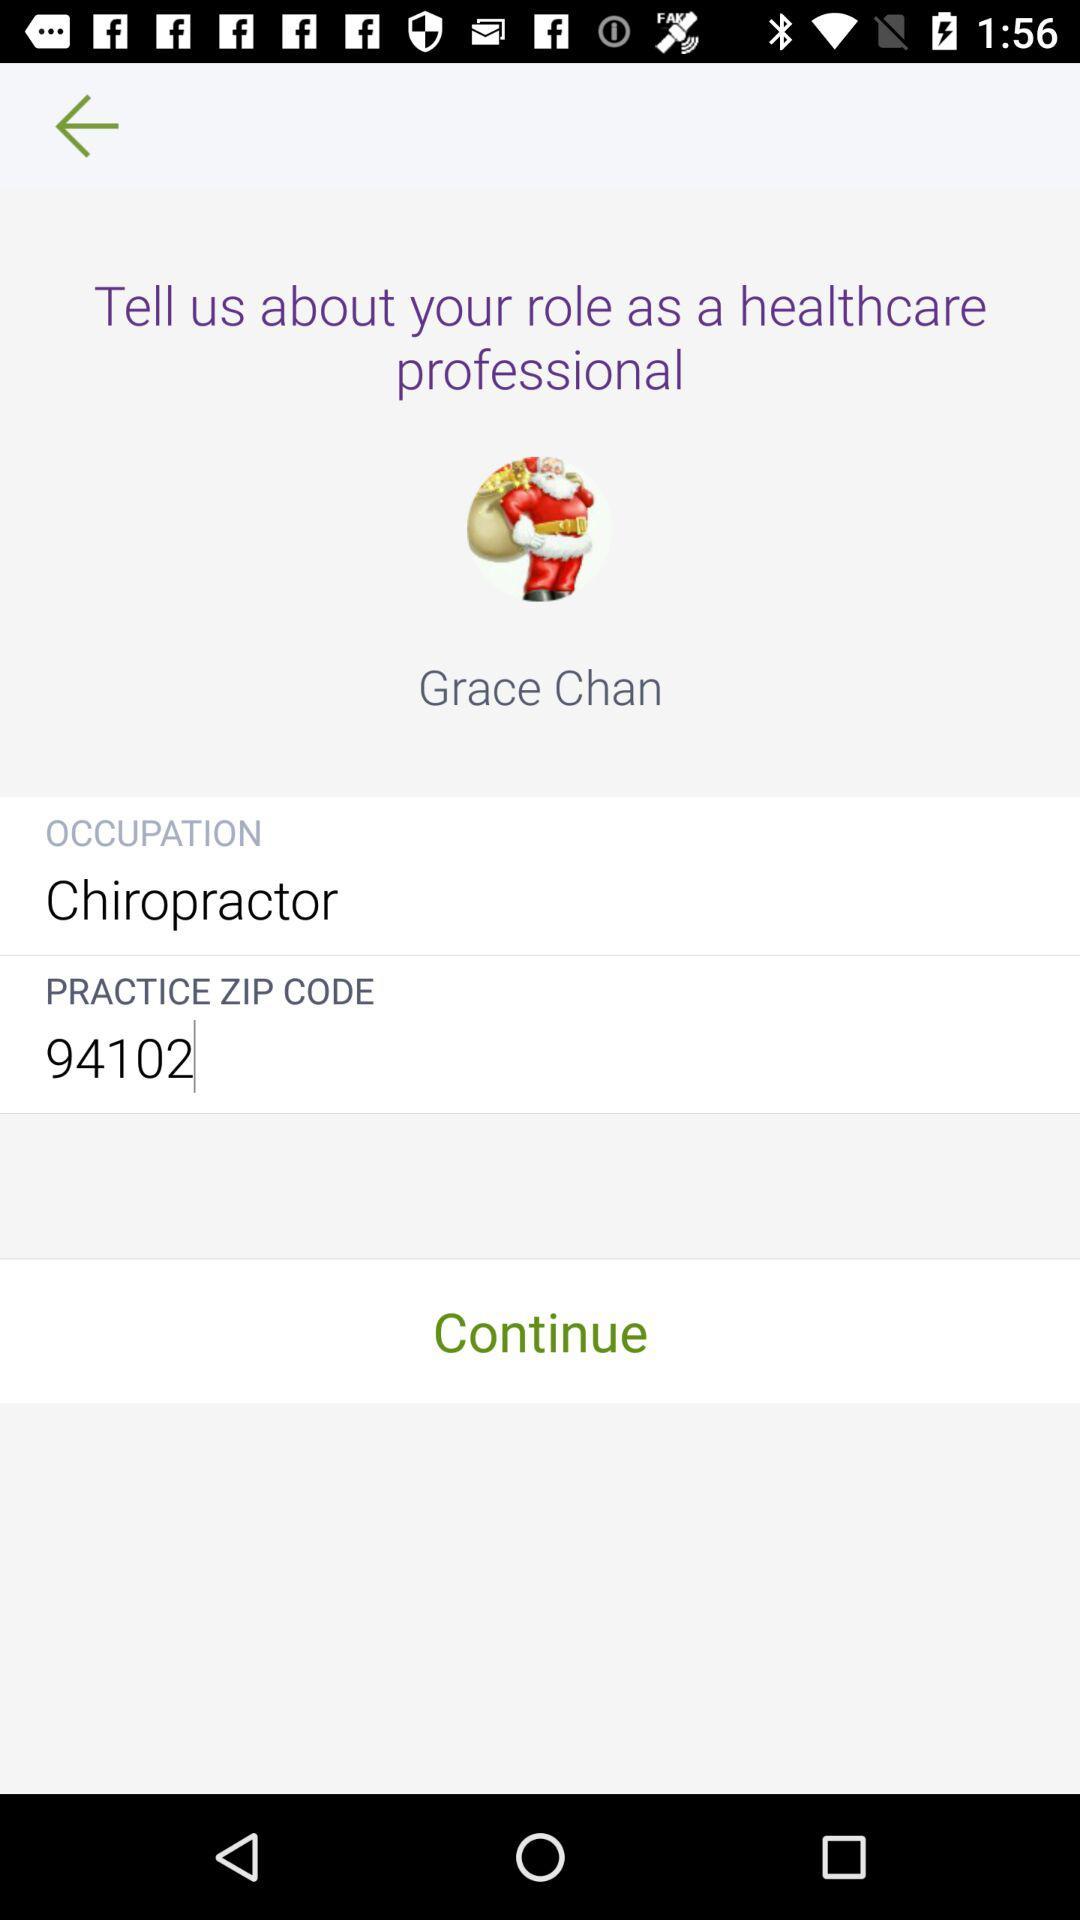 The width and height of the screenshot is (1080, 1920). What do you see at coordinates (538, 529) in the screenshot?
I see `icon below tell us about` at bounding box center [538, 529].